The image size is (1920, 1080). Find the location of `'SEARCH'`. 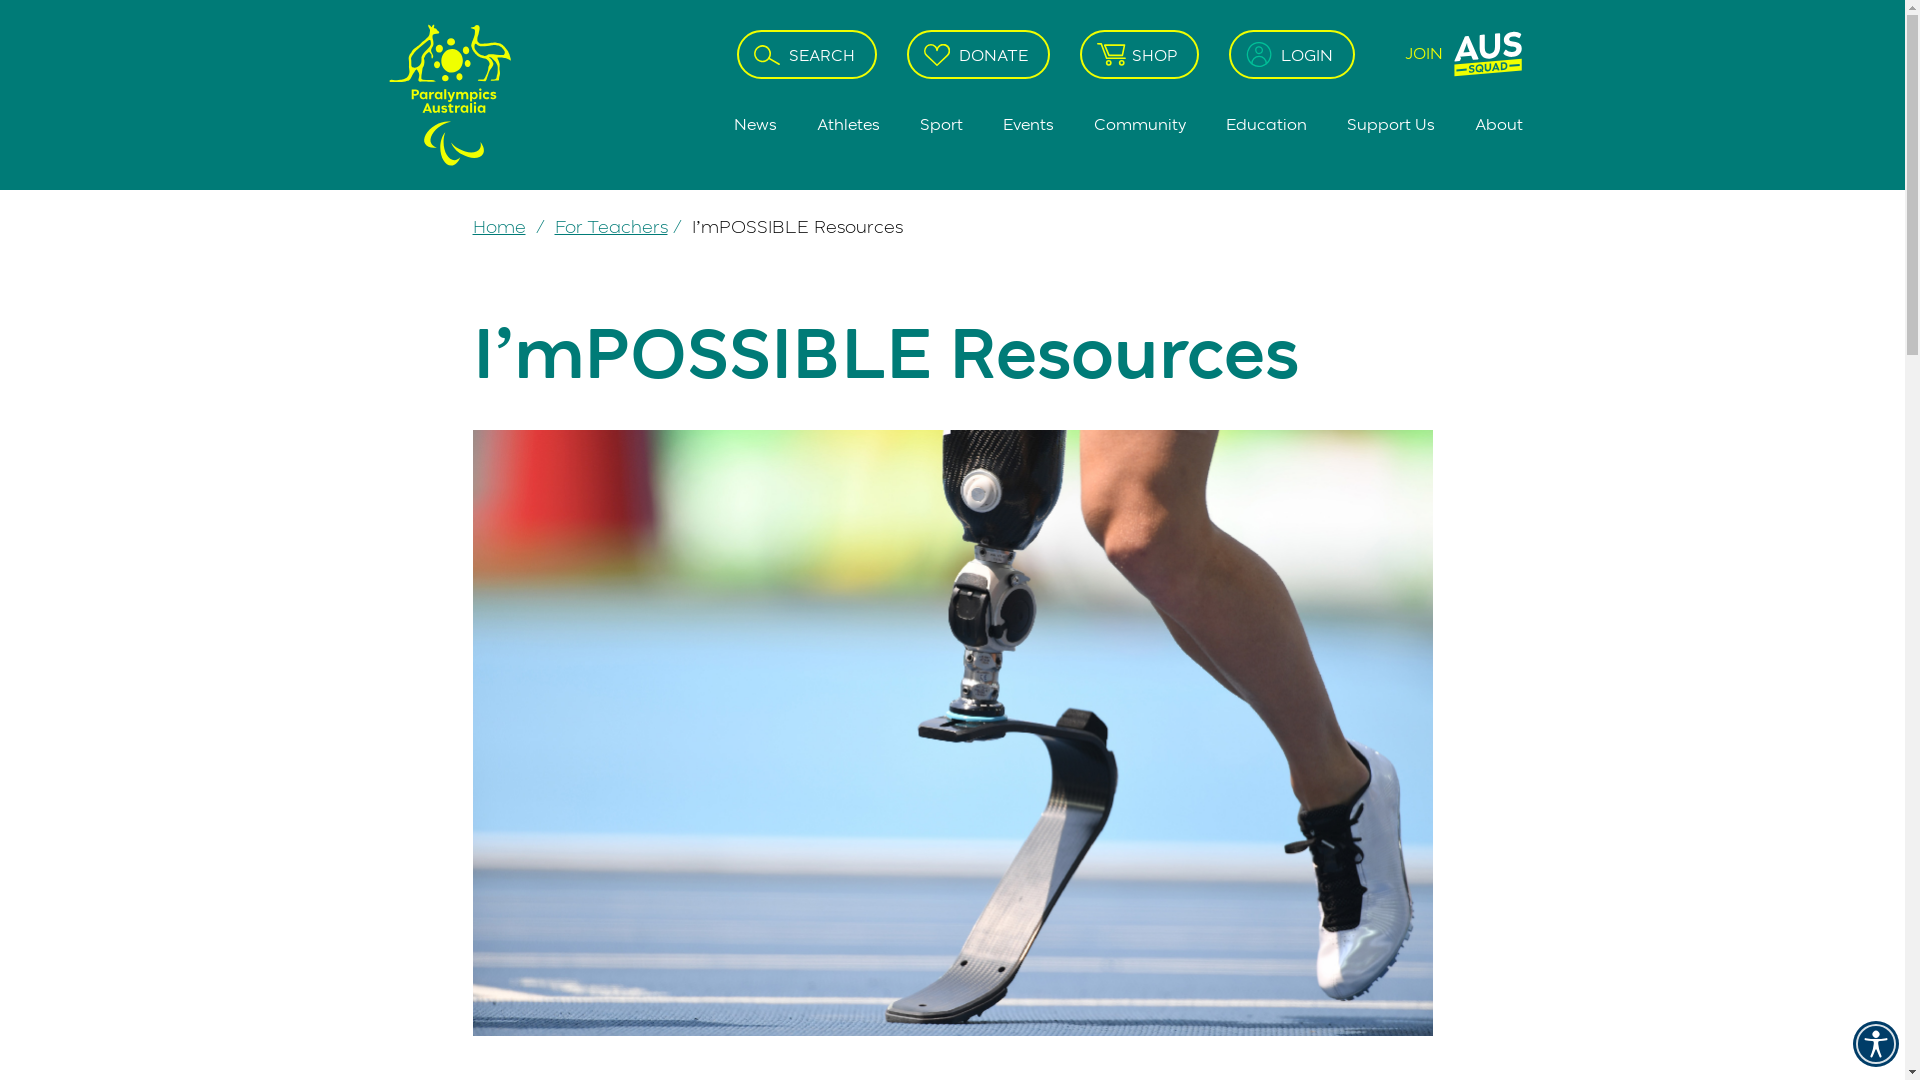

'SEARCH' is located at coordinates (806, 53).